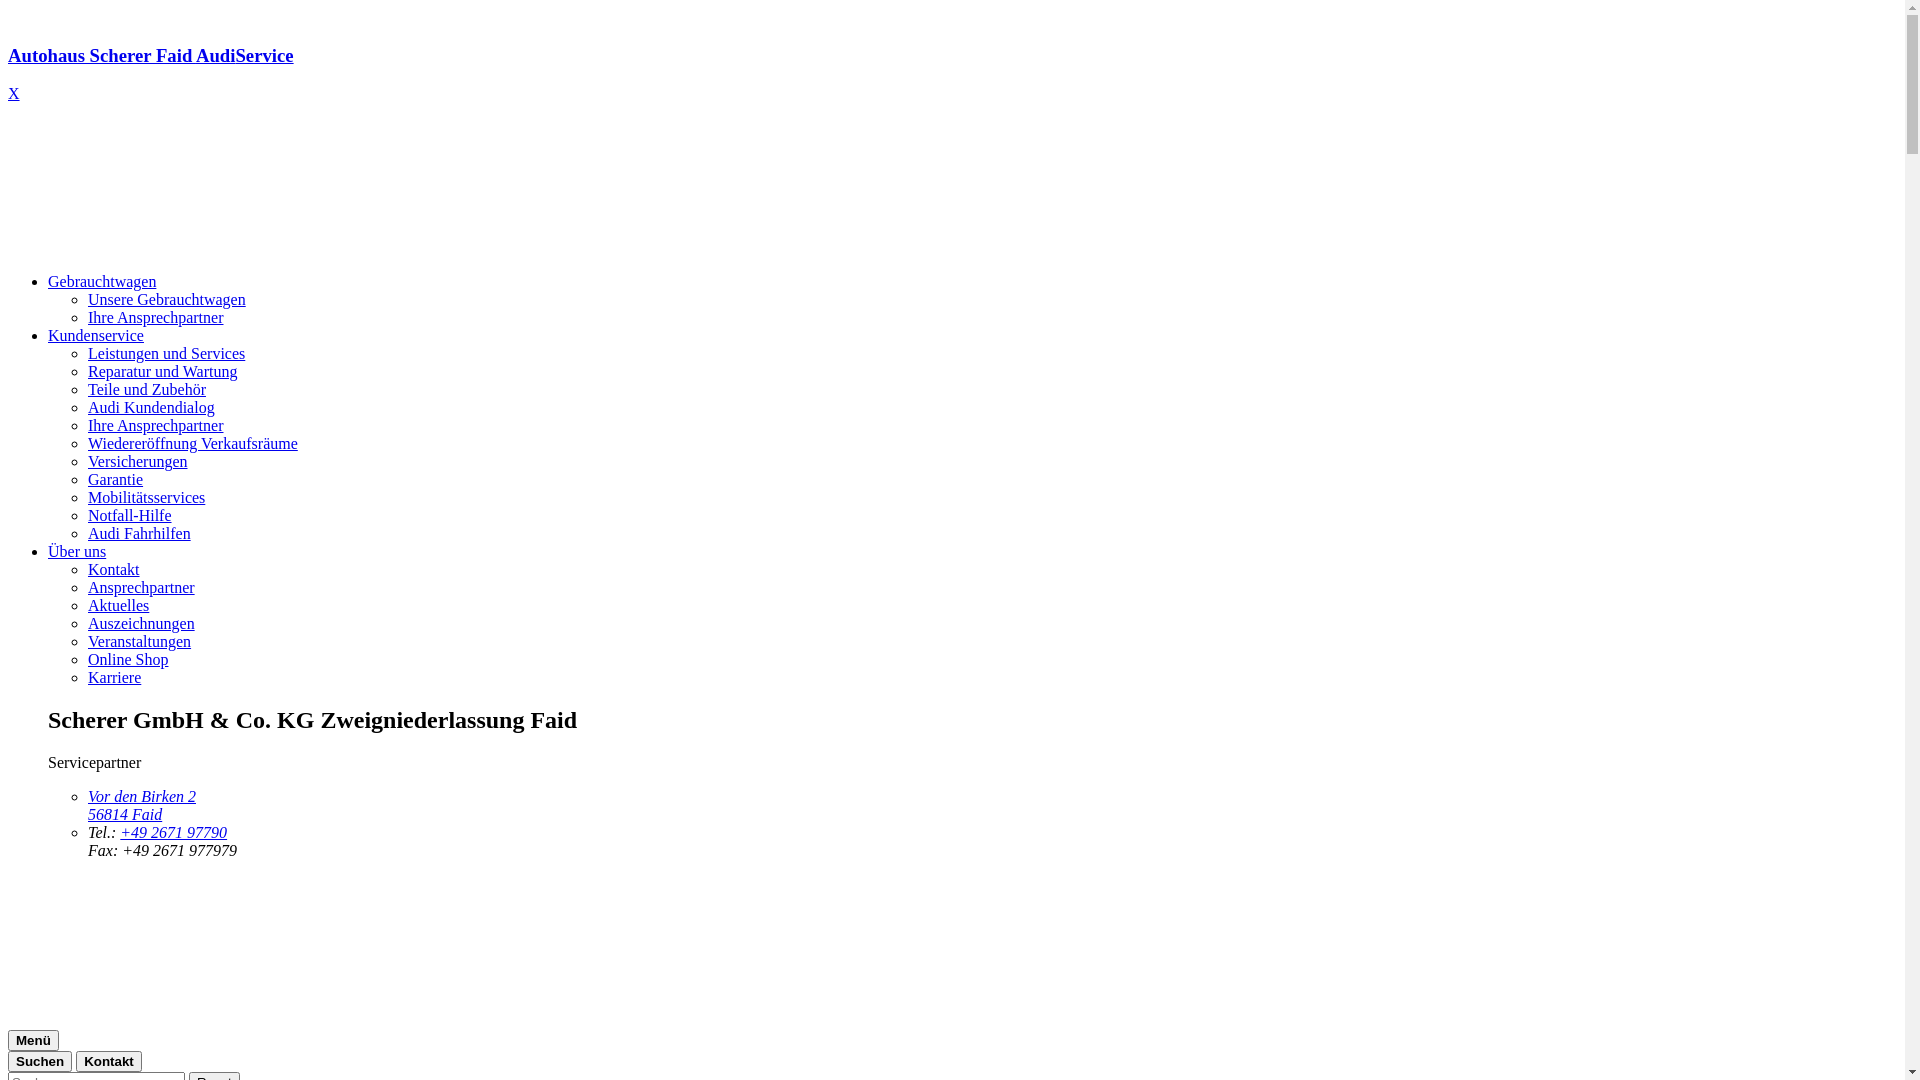 The image size is (1920, 1080). Describe the element at coordinates (86, 604) in the screenshot. I see `'Aktuelles'` at that location.